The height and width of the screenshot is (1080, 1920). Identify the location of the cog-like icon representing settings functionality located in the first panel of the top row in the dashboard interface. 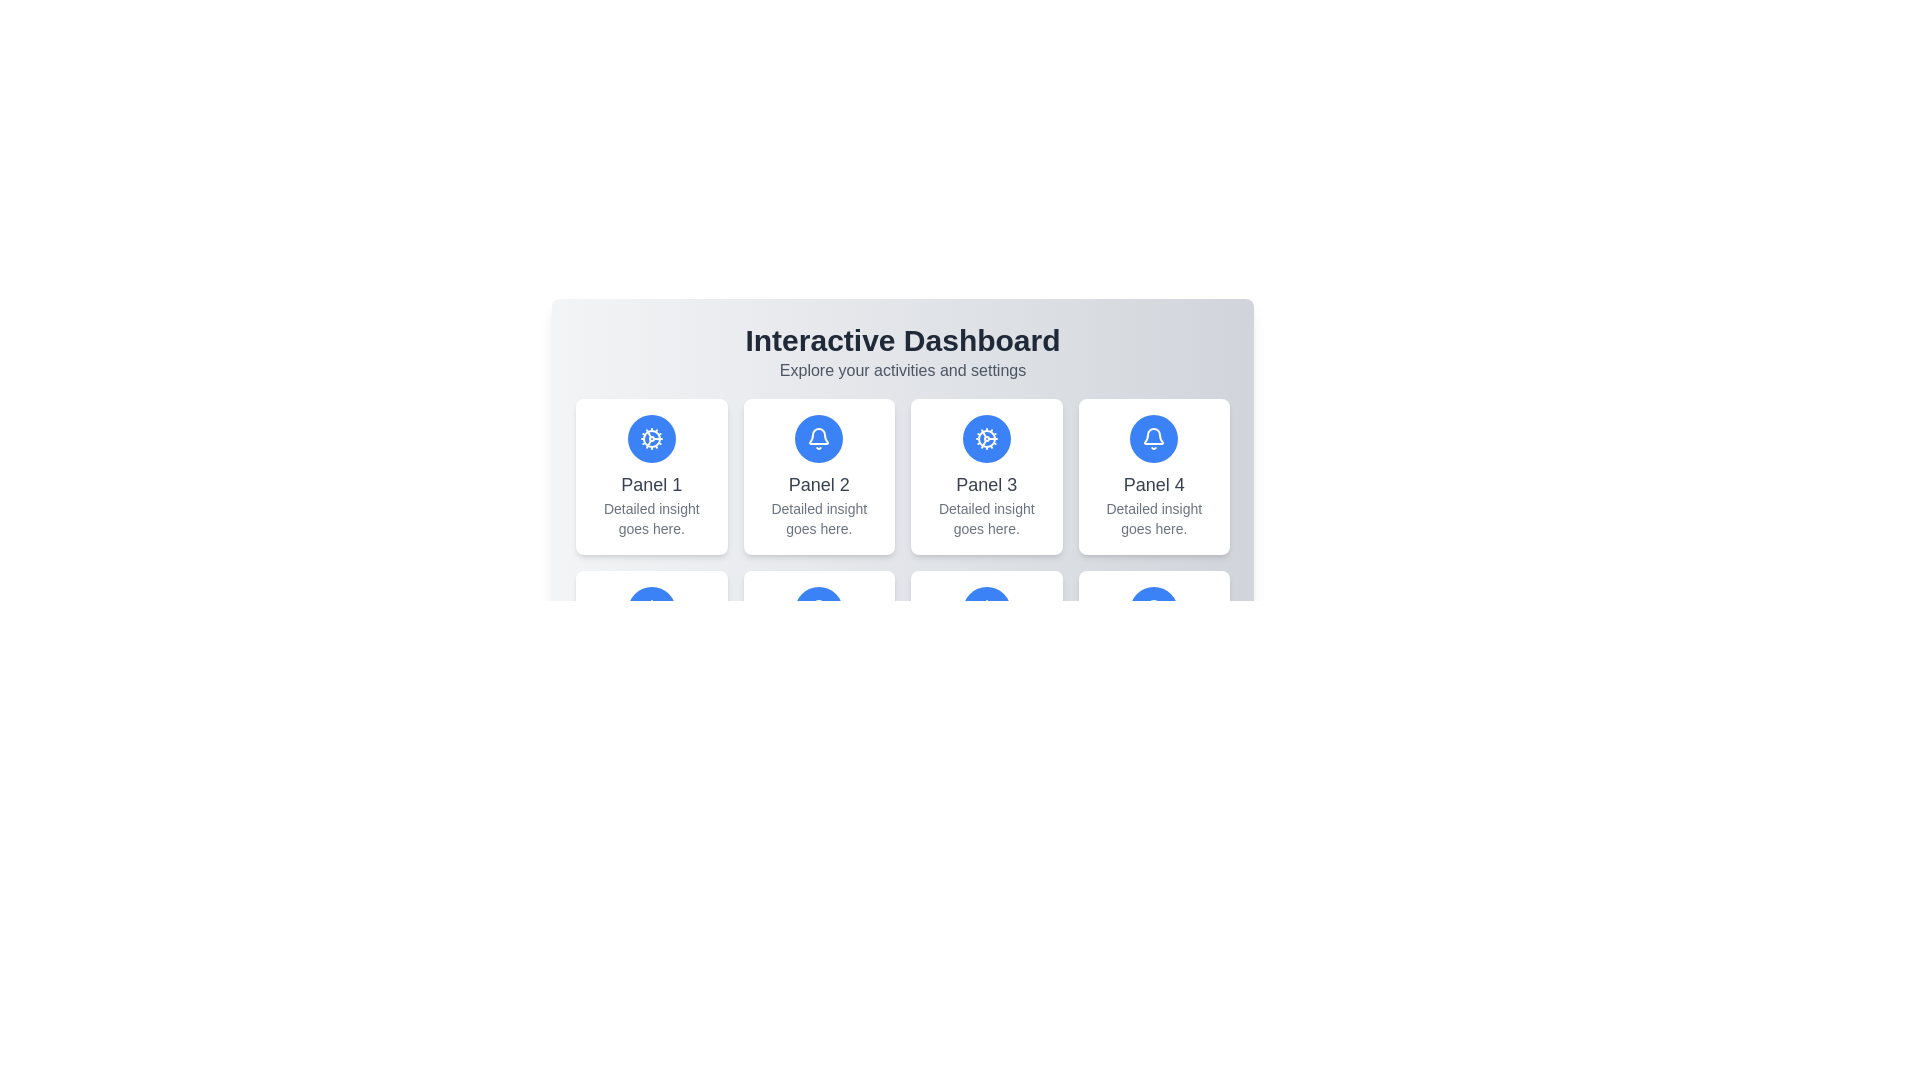
(651, 609).